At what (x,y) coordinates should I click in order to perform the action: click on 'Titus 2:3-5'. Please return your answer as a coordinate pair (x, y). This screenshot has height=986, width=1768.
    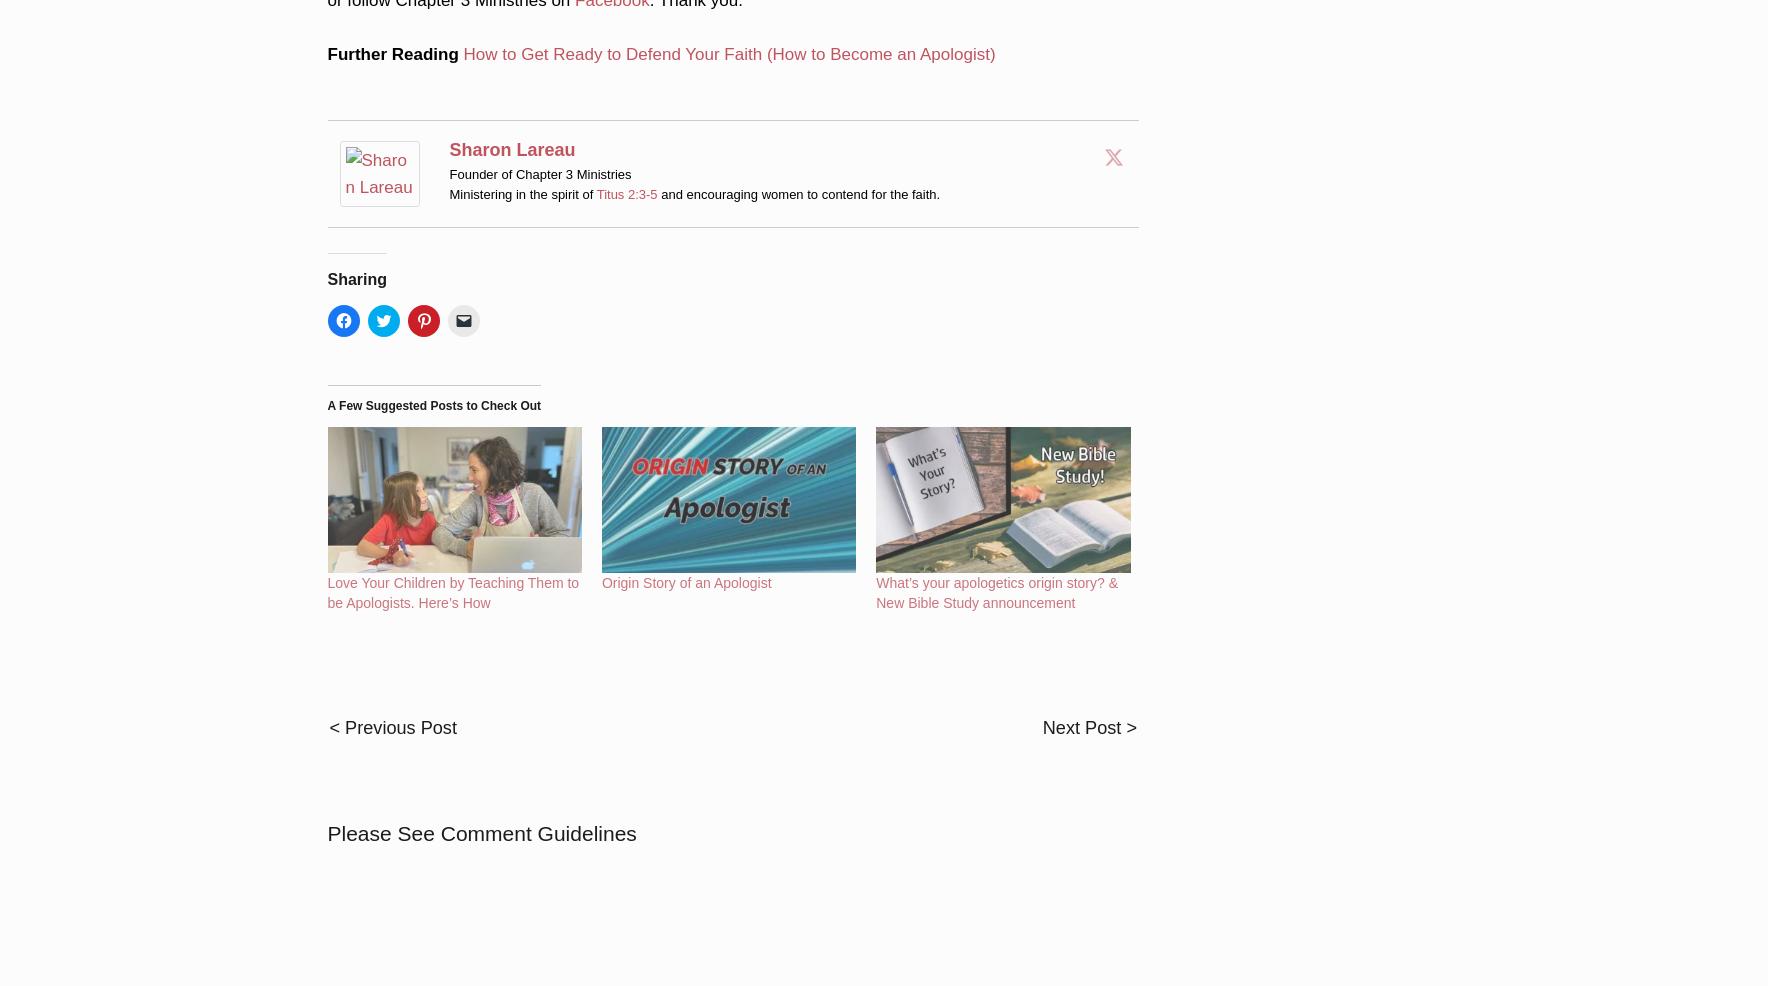
    Looking at the image, I should click on (625, 165).